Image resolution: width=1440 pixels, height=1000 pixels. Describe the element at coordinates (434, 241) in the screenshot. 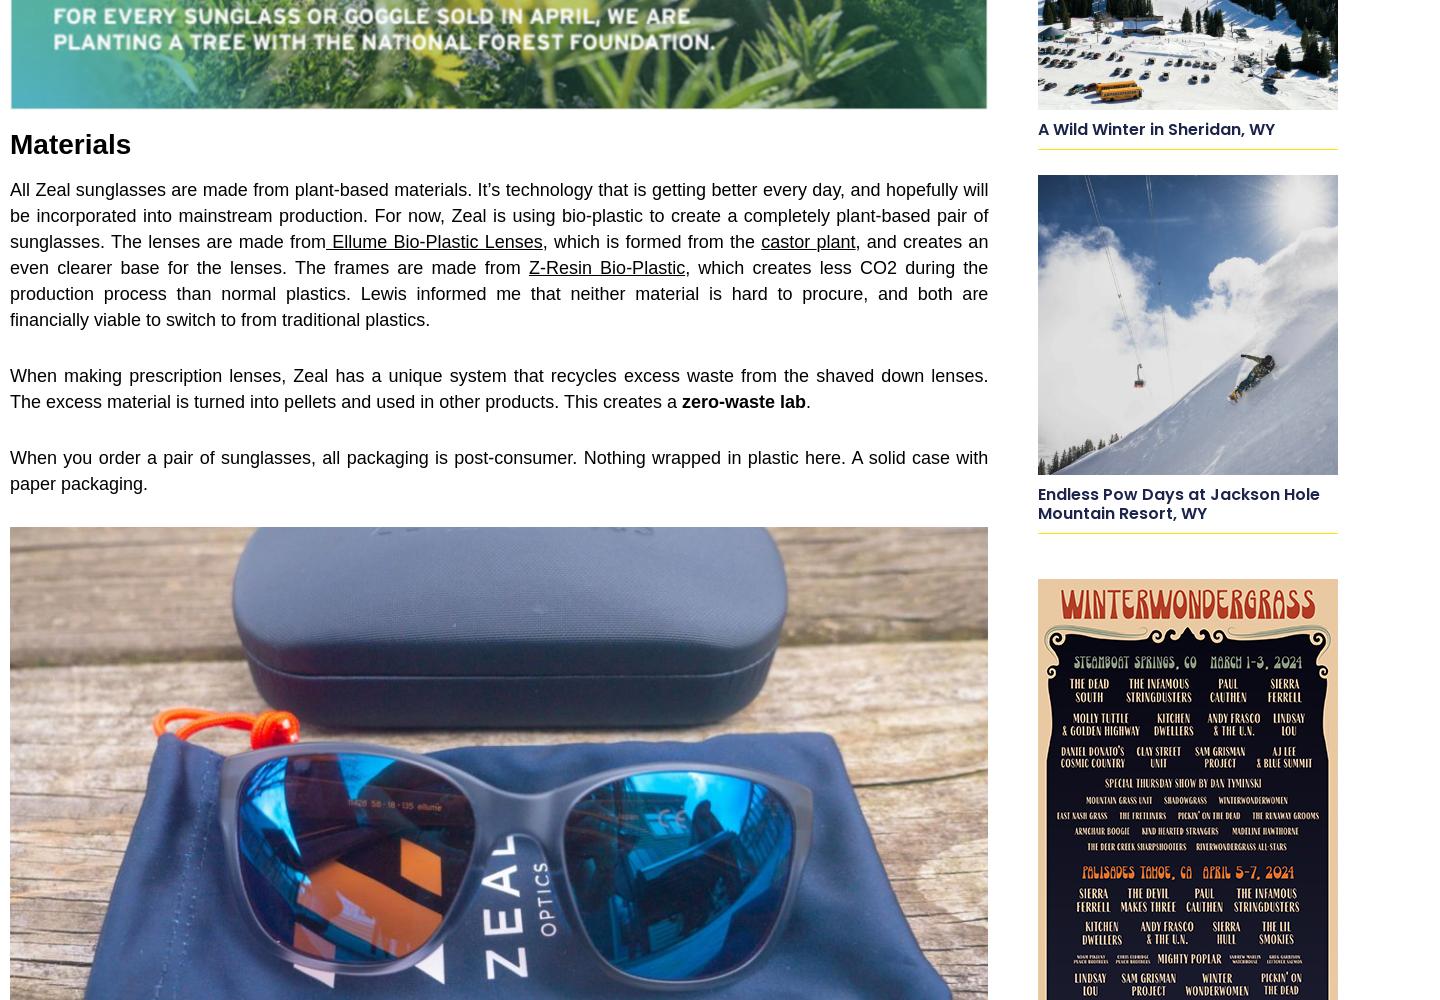

I see `'Ellume Bio-Plastic Lenses'` at that location.